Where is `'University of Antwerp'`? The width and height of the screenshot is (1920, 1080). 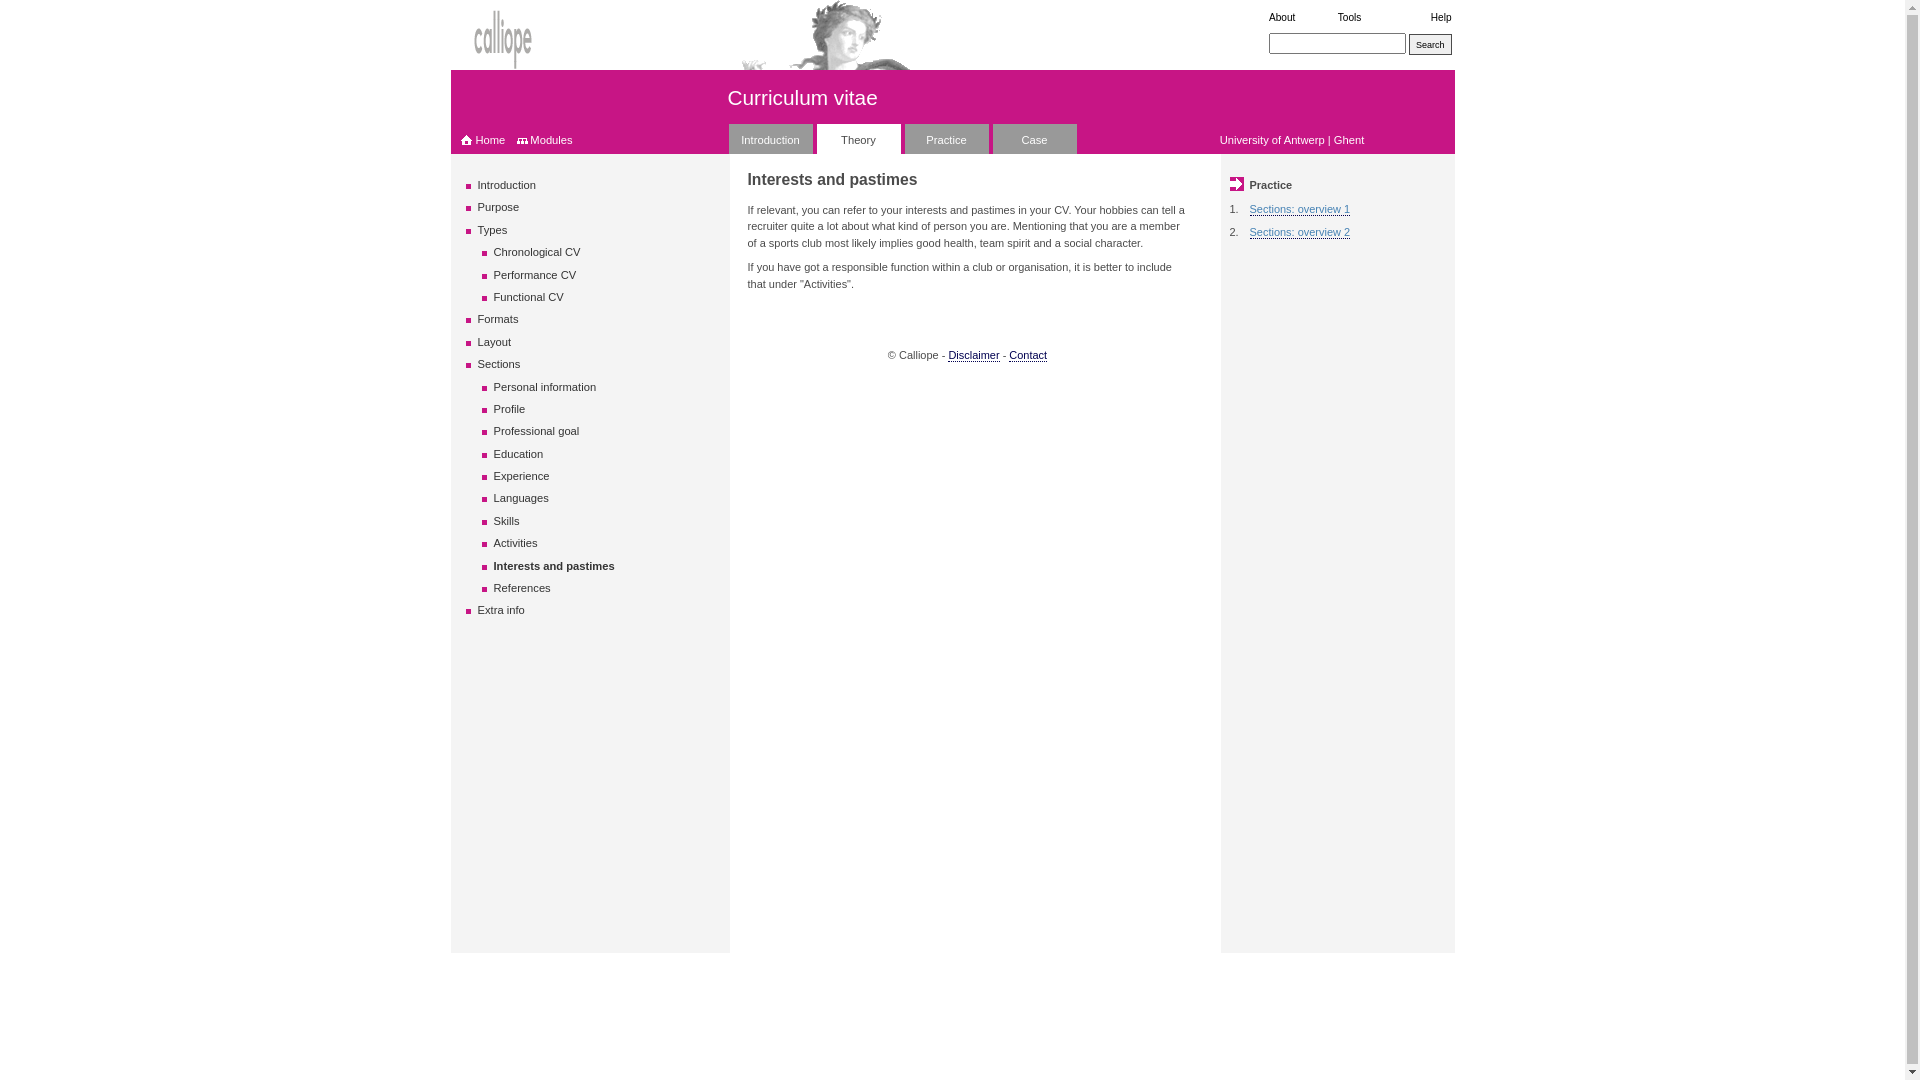 'University of Antwerp' is located at coordinates (1271, 138).